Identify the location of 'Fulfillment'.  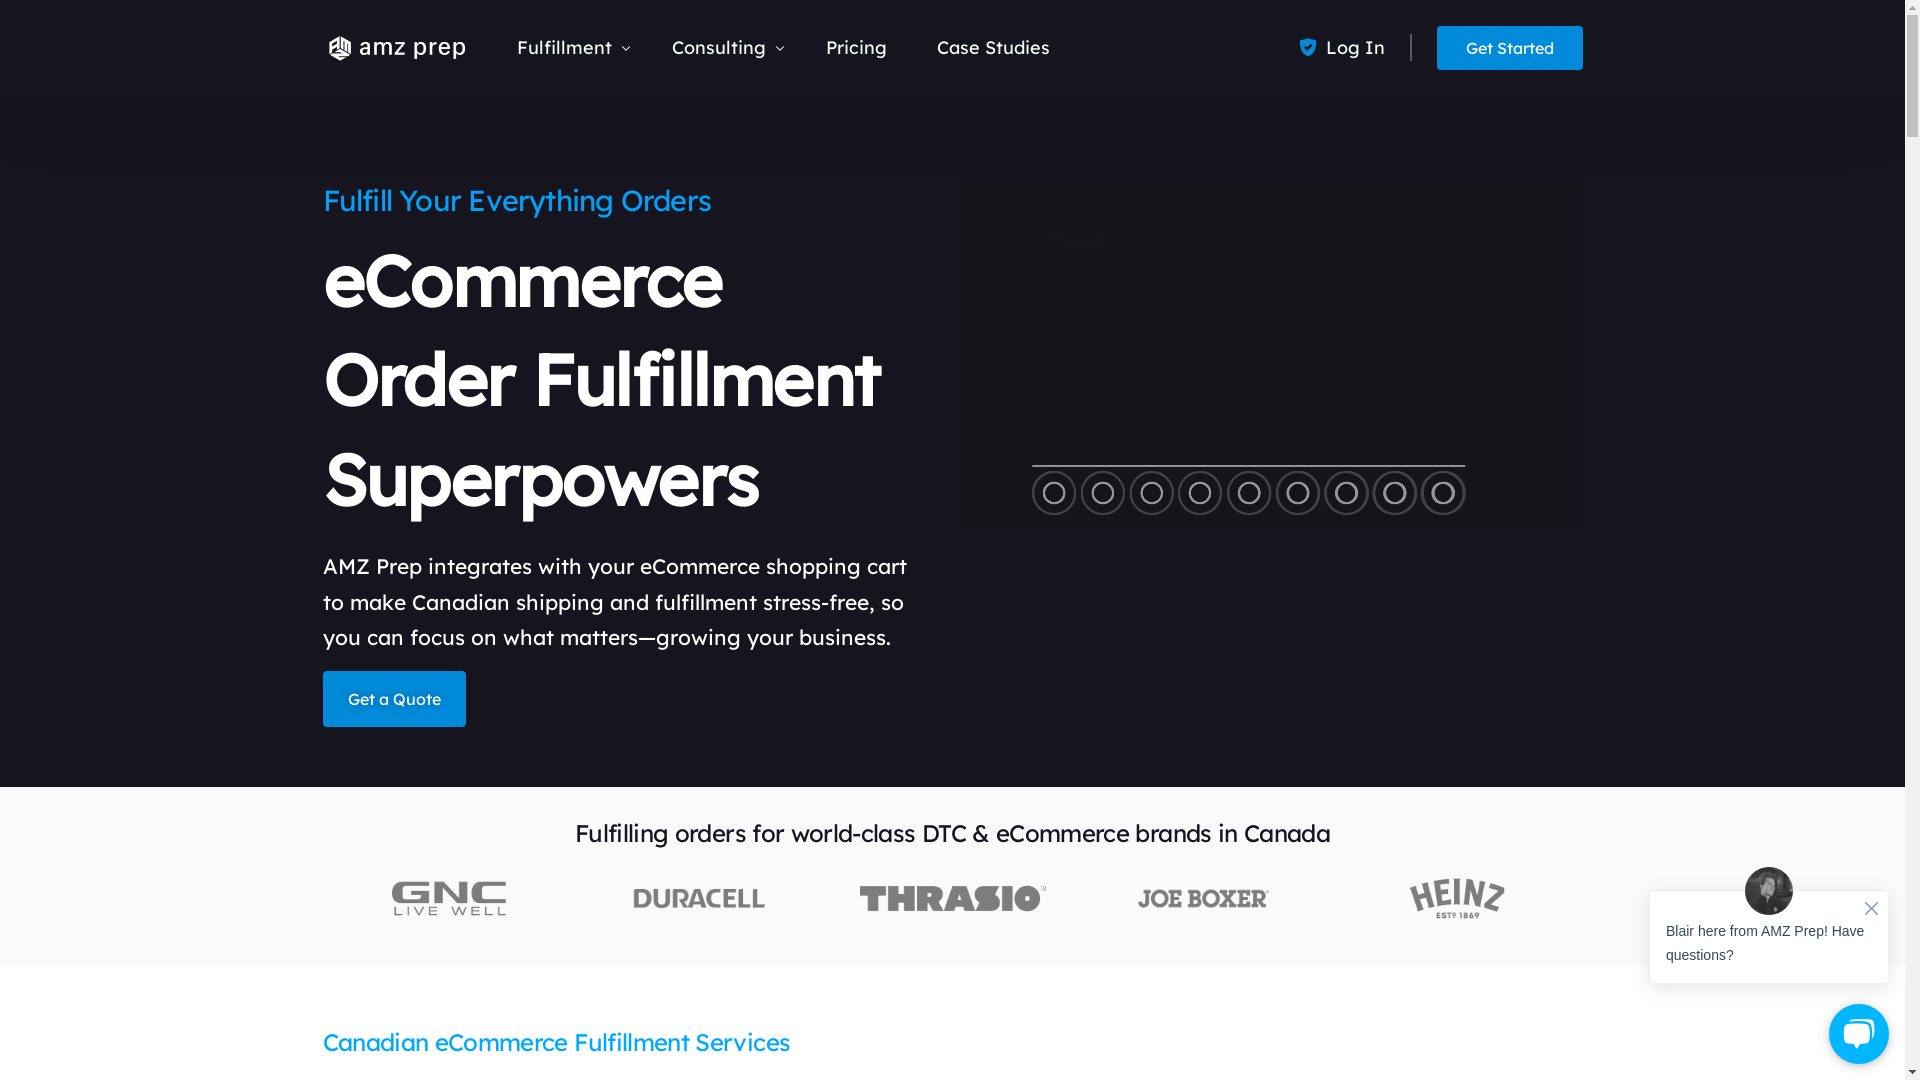
(491, 46).